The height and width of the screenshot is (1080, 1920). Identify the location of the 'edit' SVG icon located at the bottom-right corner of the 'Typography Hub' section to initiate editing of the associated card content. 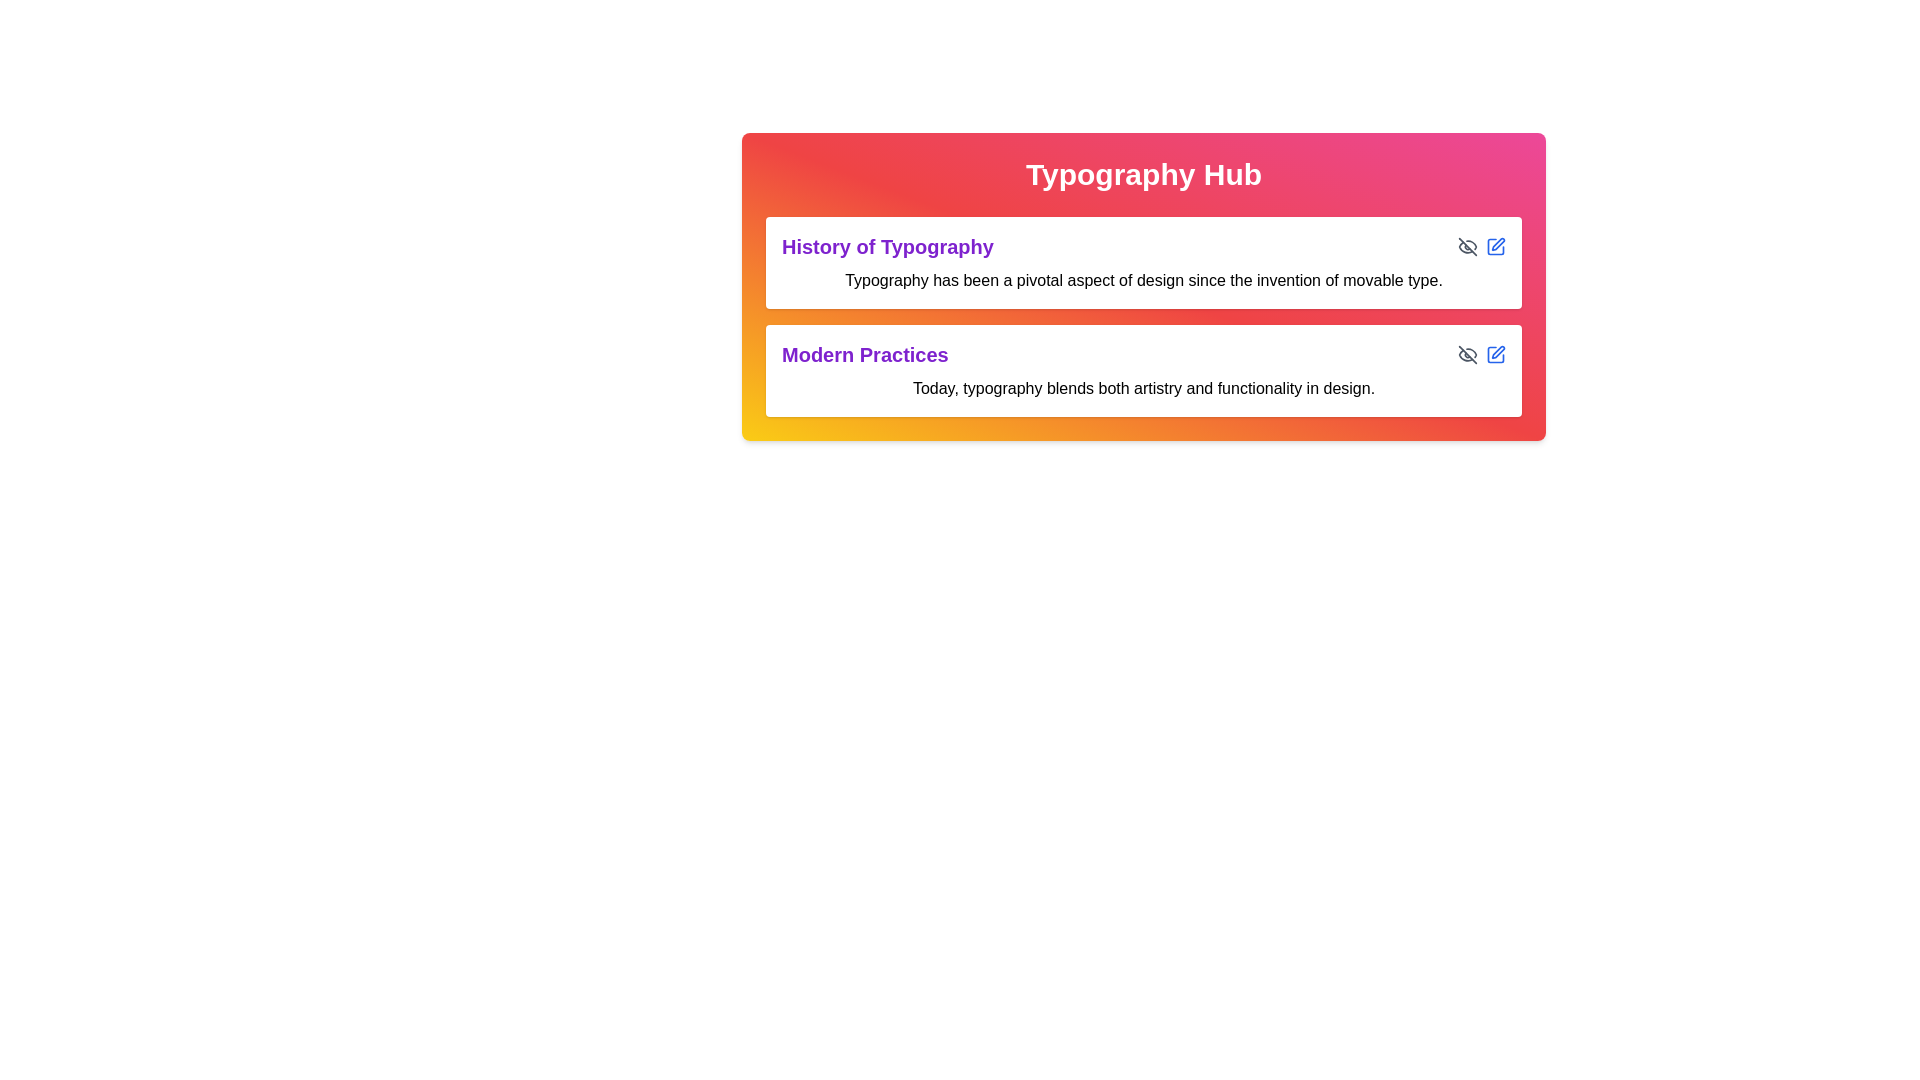
(1496, 353).